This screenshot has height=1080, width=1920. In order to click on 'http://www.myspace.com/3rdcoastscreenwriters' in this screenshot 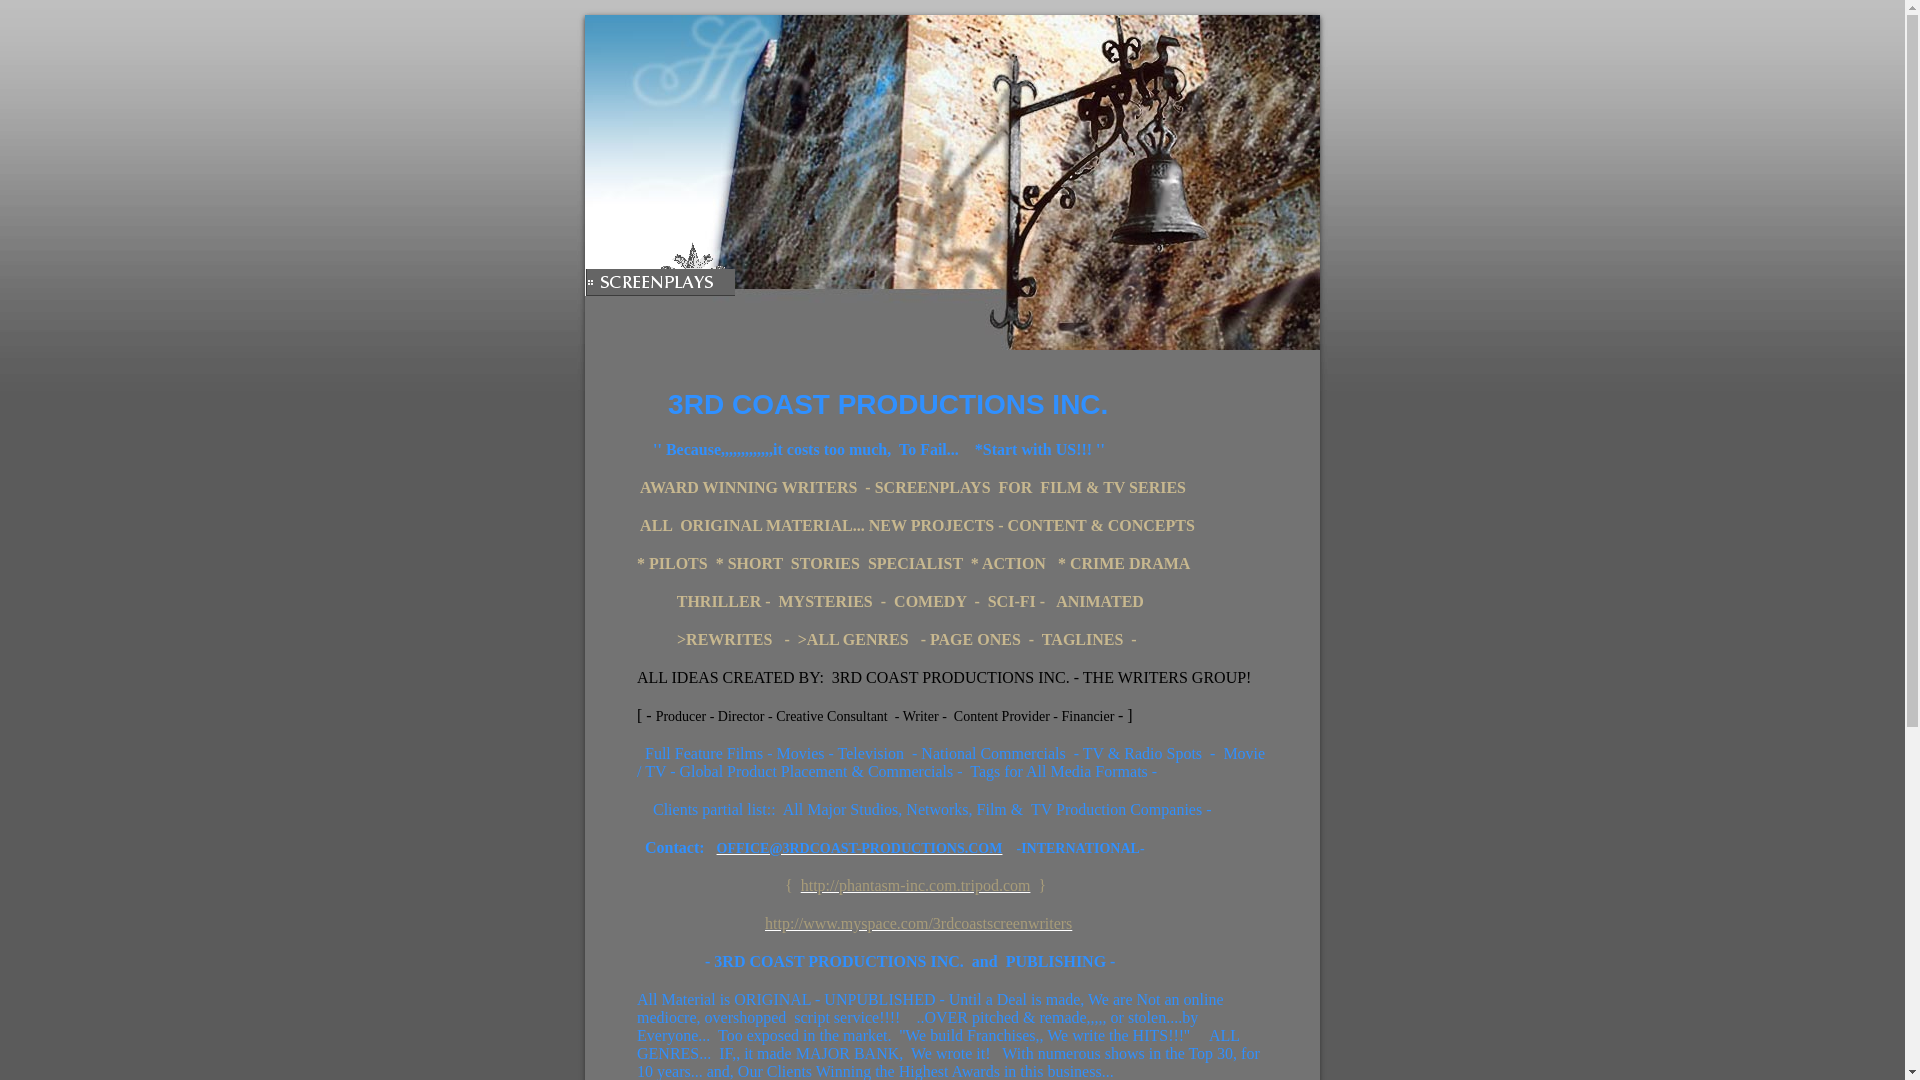, I will do `click(917, 923)`.